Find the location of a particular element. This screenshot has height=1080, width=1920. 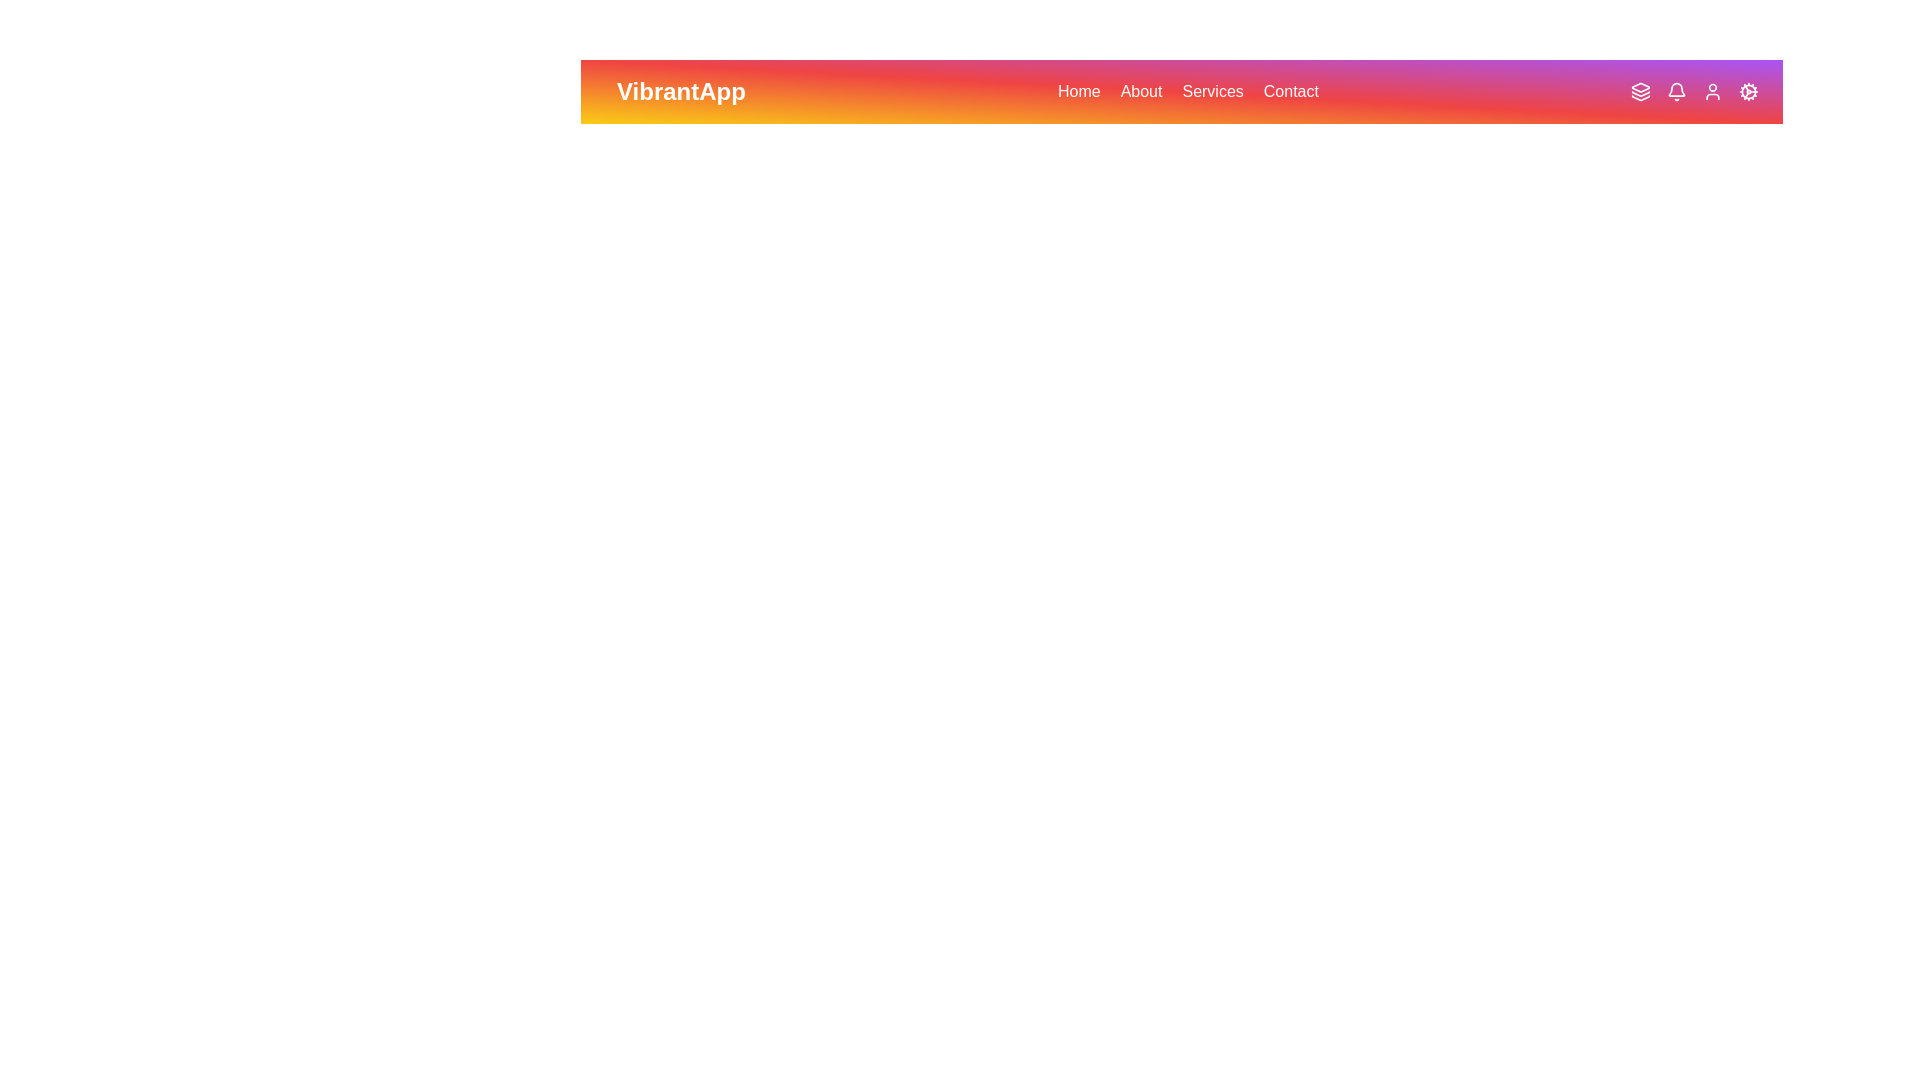

the link labeled About to trigger its hover effect is located at coordinates (1141, 92).